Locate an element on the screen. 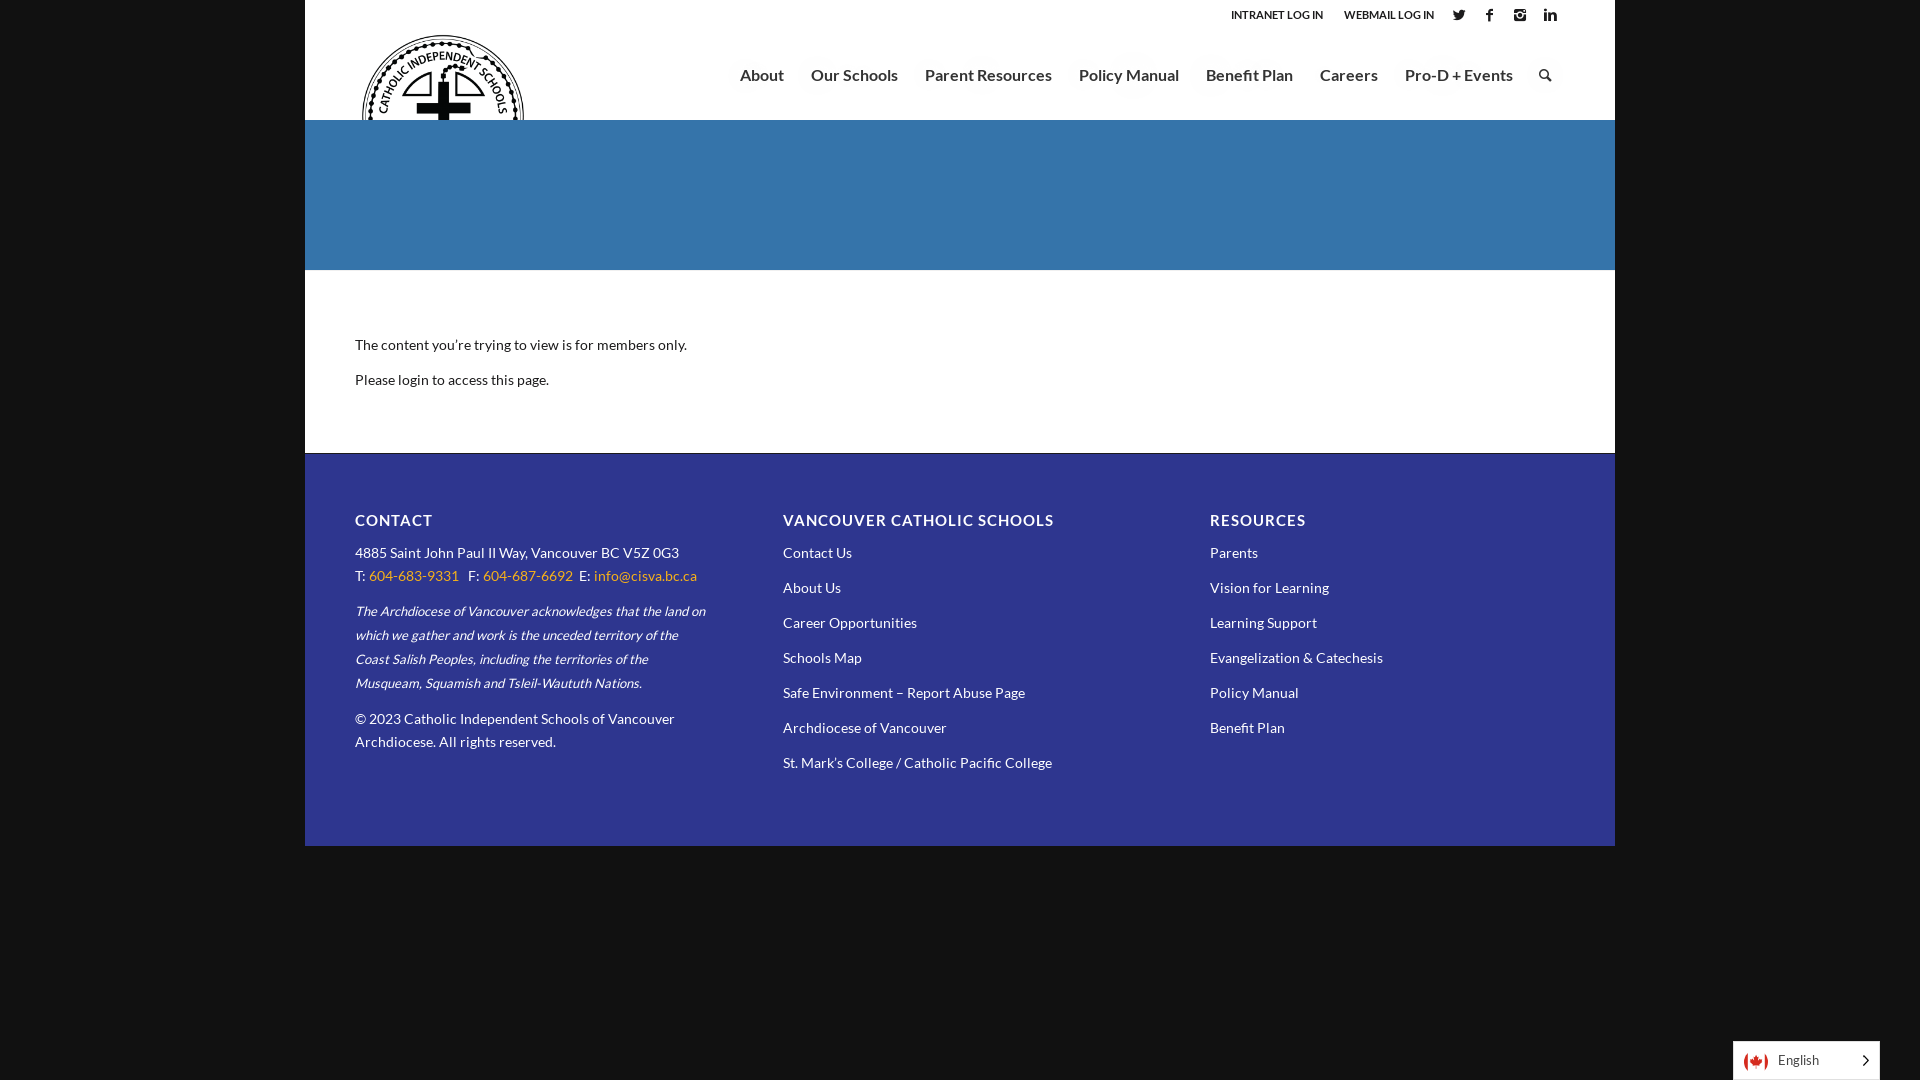 Image resolution: width=1920 pixels, height=1080 pixels. 'Twitter' is located at coordinates (1459, 15).